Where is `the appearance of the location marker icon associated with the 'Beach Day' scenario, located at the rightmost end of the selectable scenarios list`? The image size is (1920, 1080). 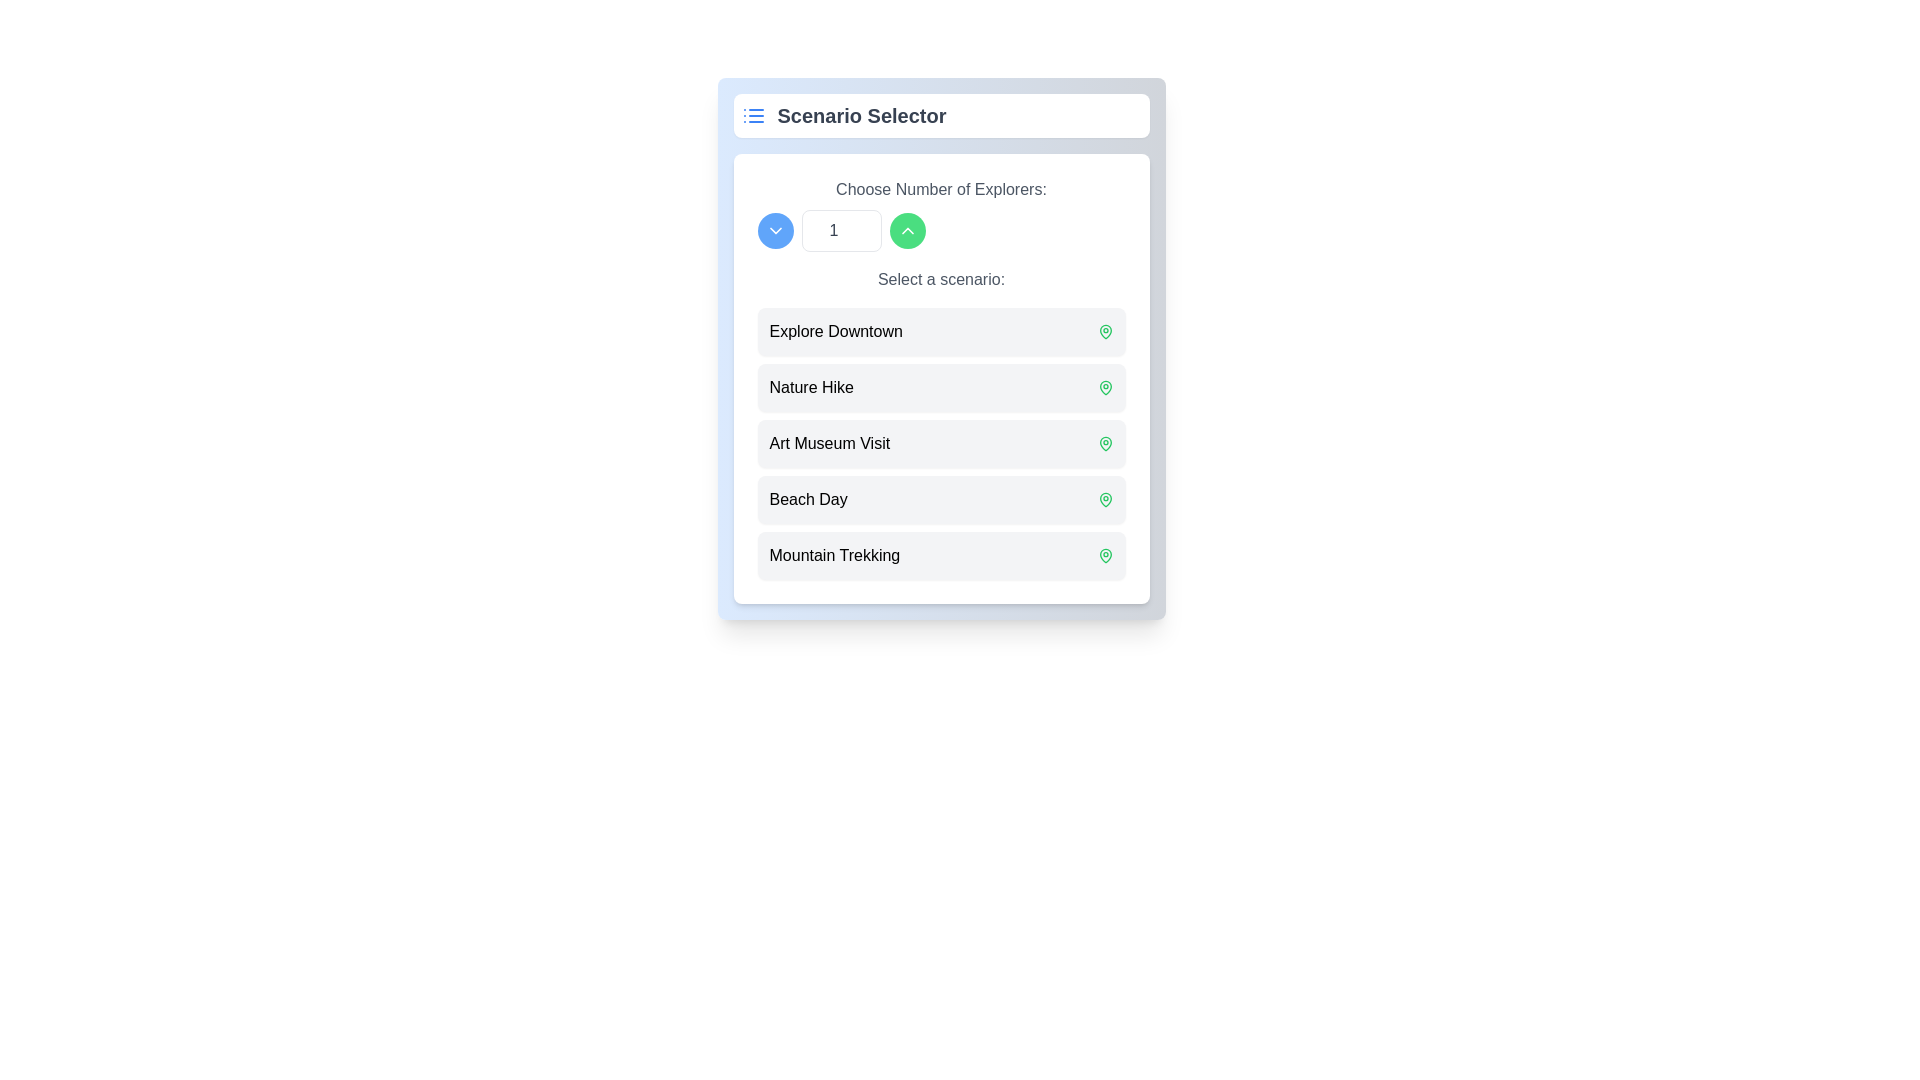
the appearance of the location marker icon associated with the 'Beach Day' scenario, located at the rightmost end of the selectable scenarios list is located at coordinates (1104, 499).